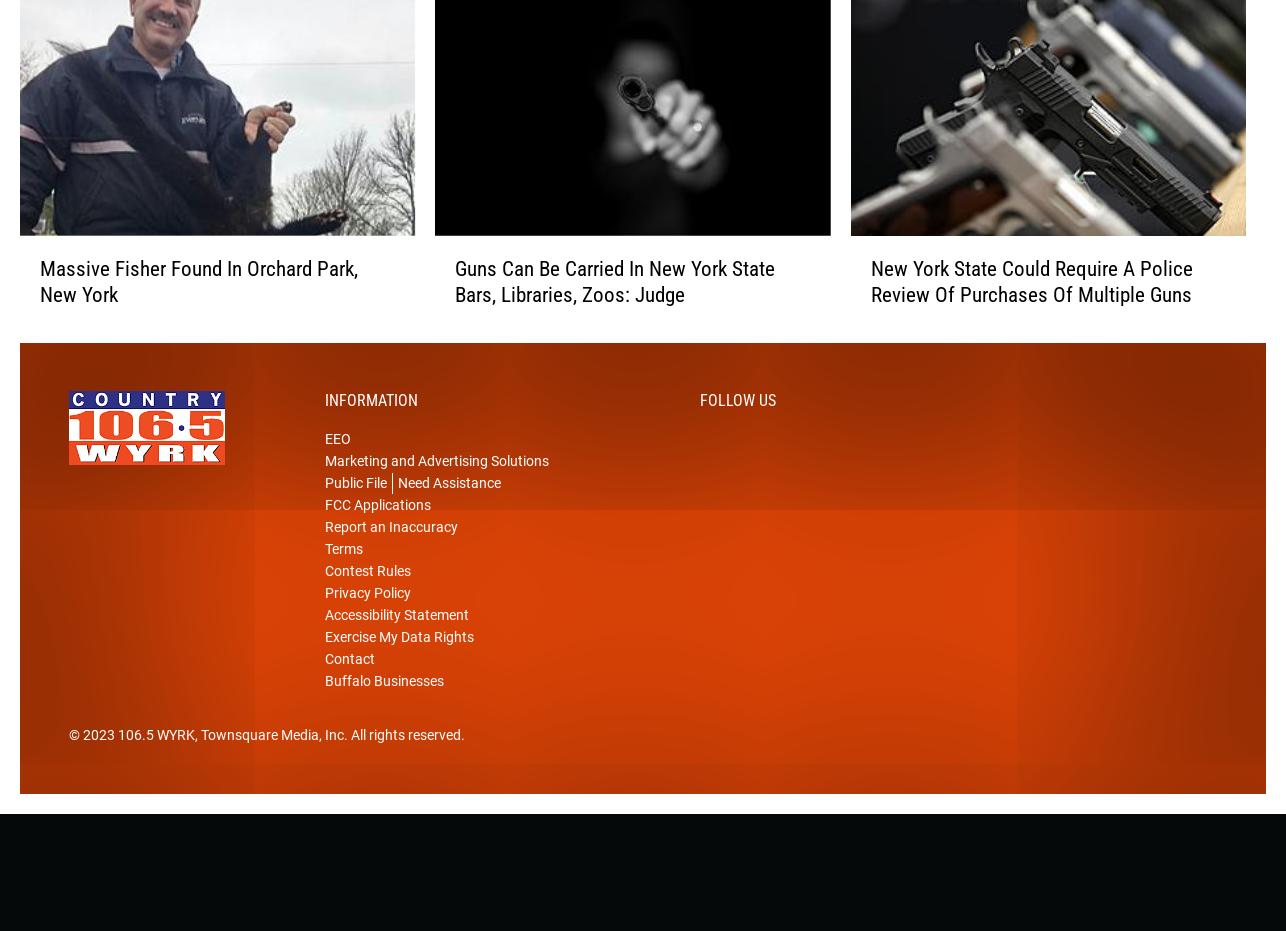 The height and width of the screenshot is (931, 1286). I want to click on 'EEO', so click(323, 470).